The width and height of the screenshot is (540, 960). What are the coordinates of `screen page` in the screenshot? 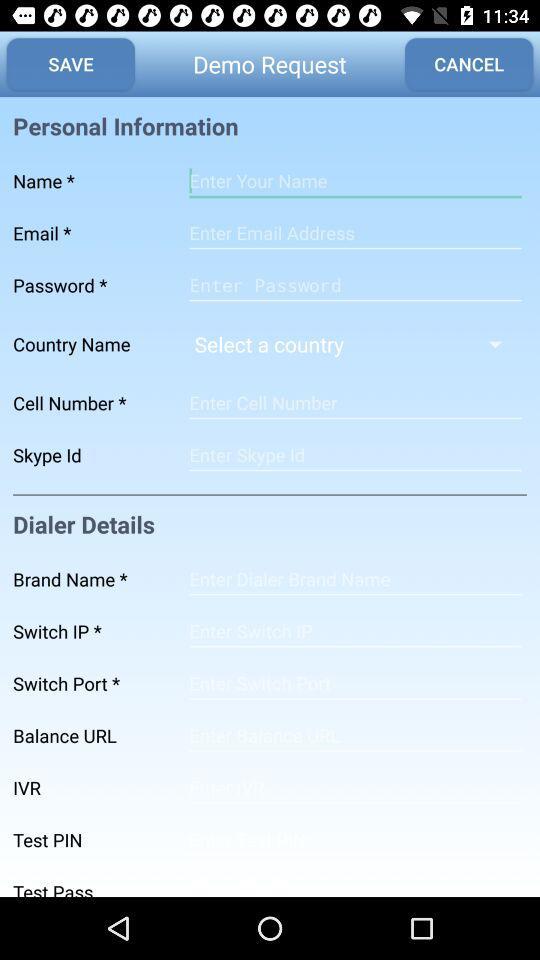 It's located at (354, 840).